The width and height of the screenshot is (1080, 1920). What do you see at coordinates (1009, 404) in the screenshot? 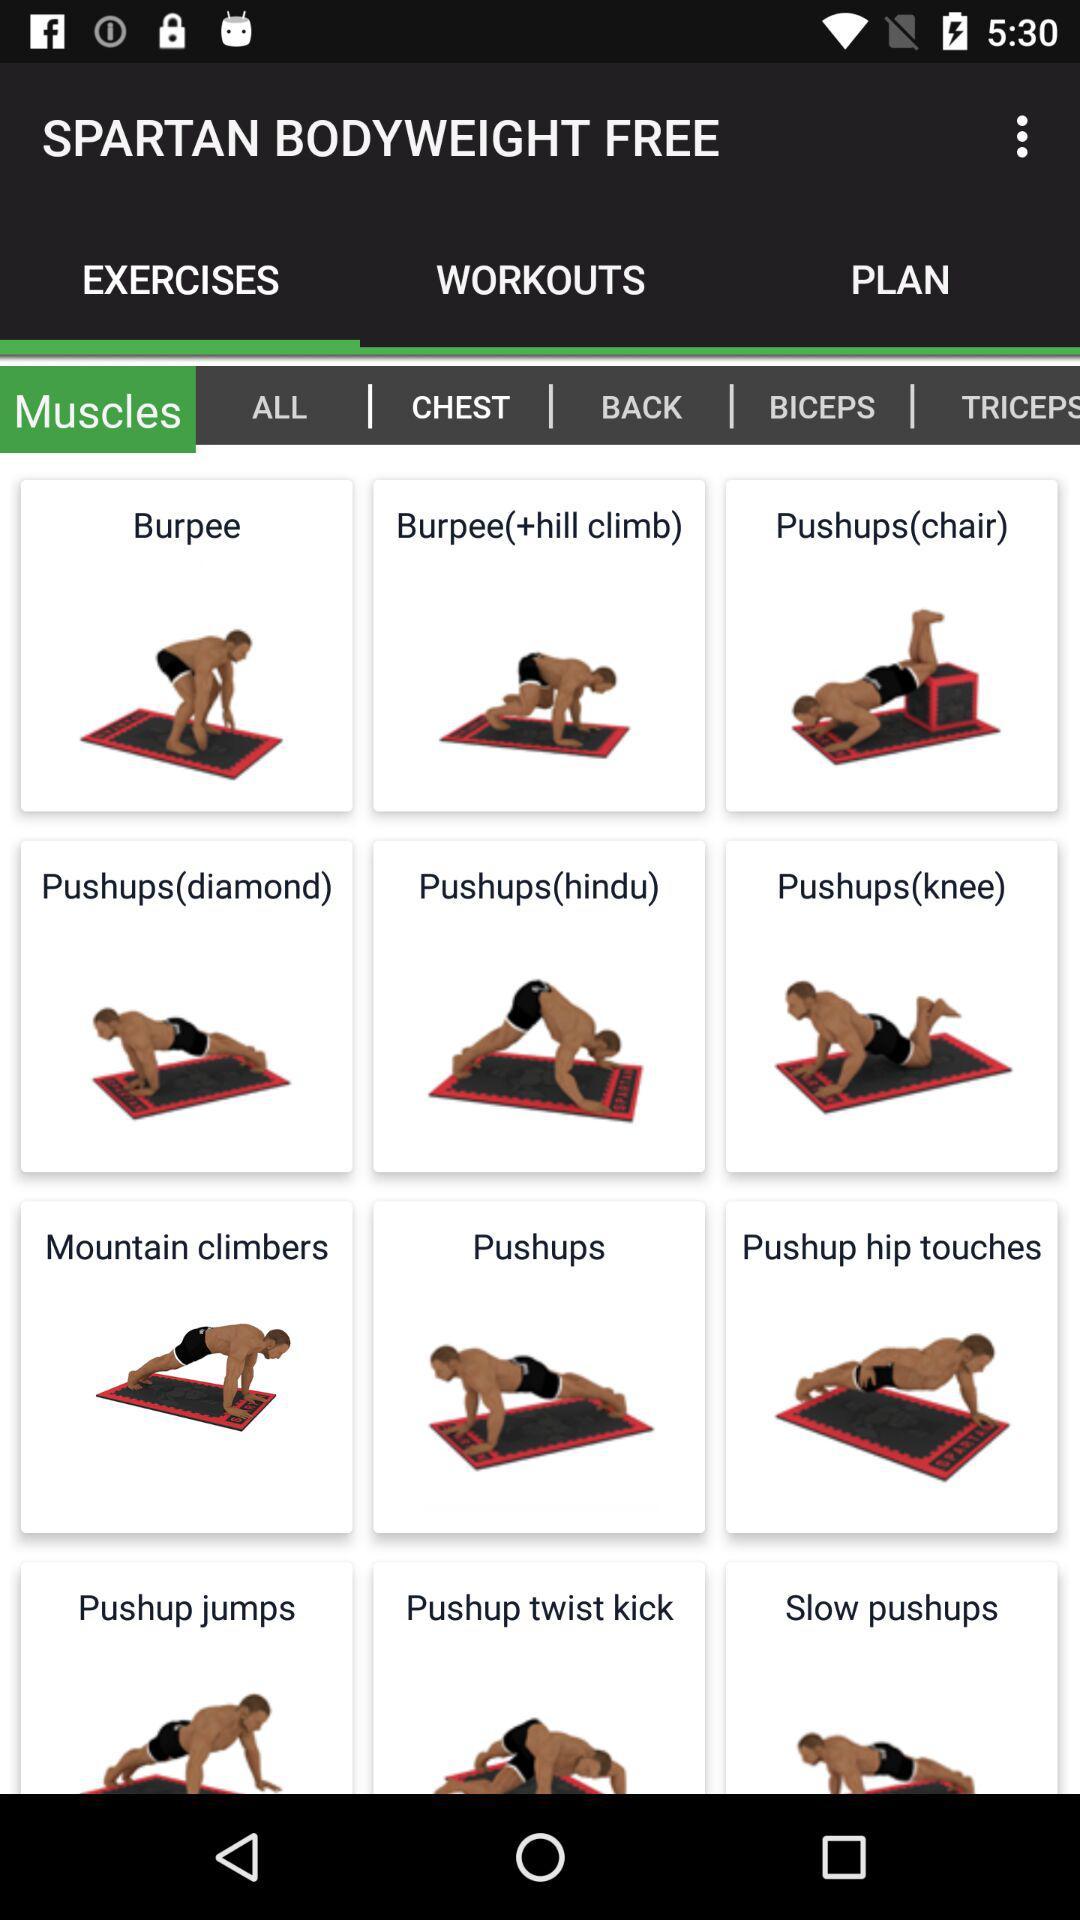
I see `the icon next to |` at bounding box center [1009, 404].